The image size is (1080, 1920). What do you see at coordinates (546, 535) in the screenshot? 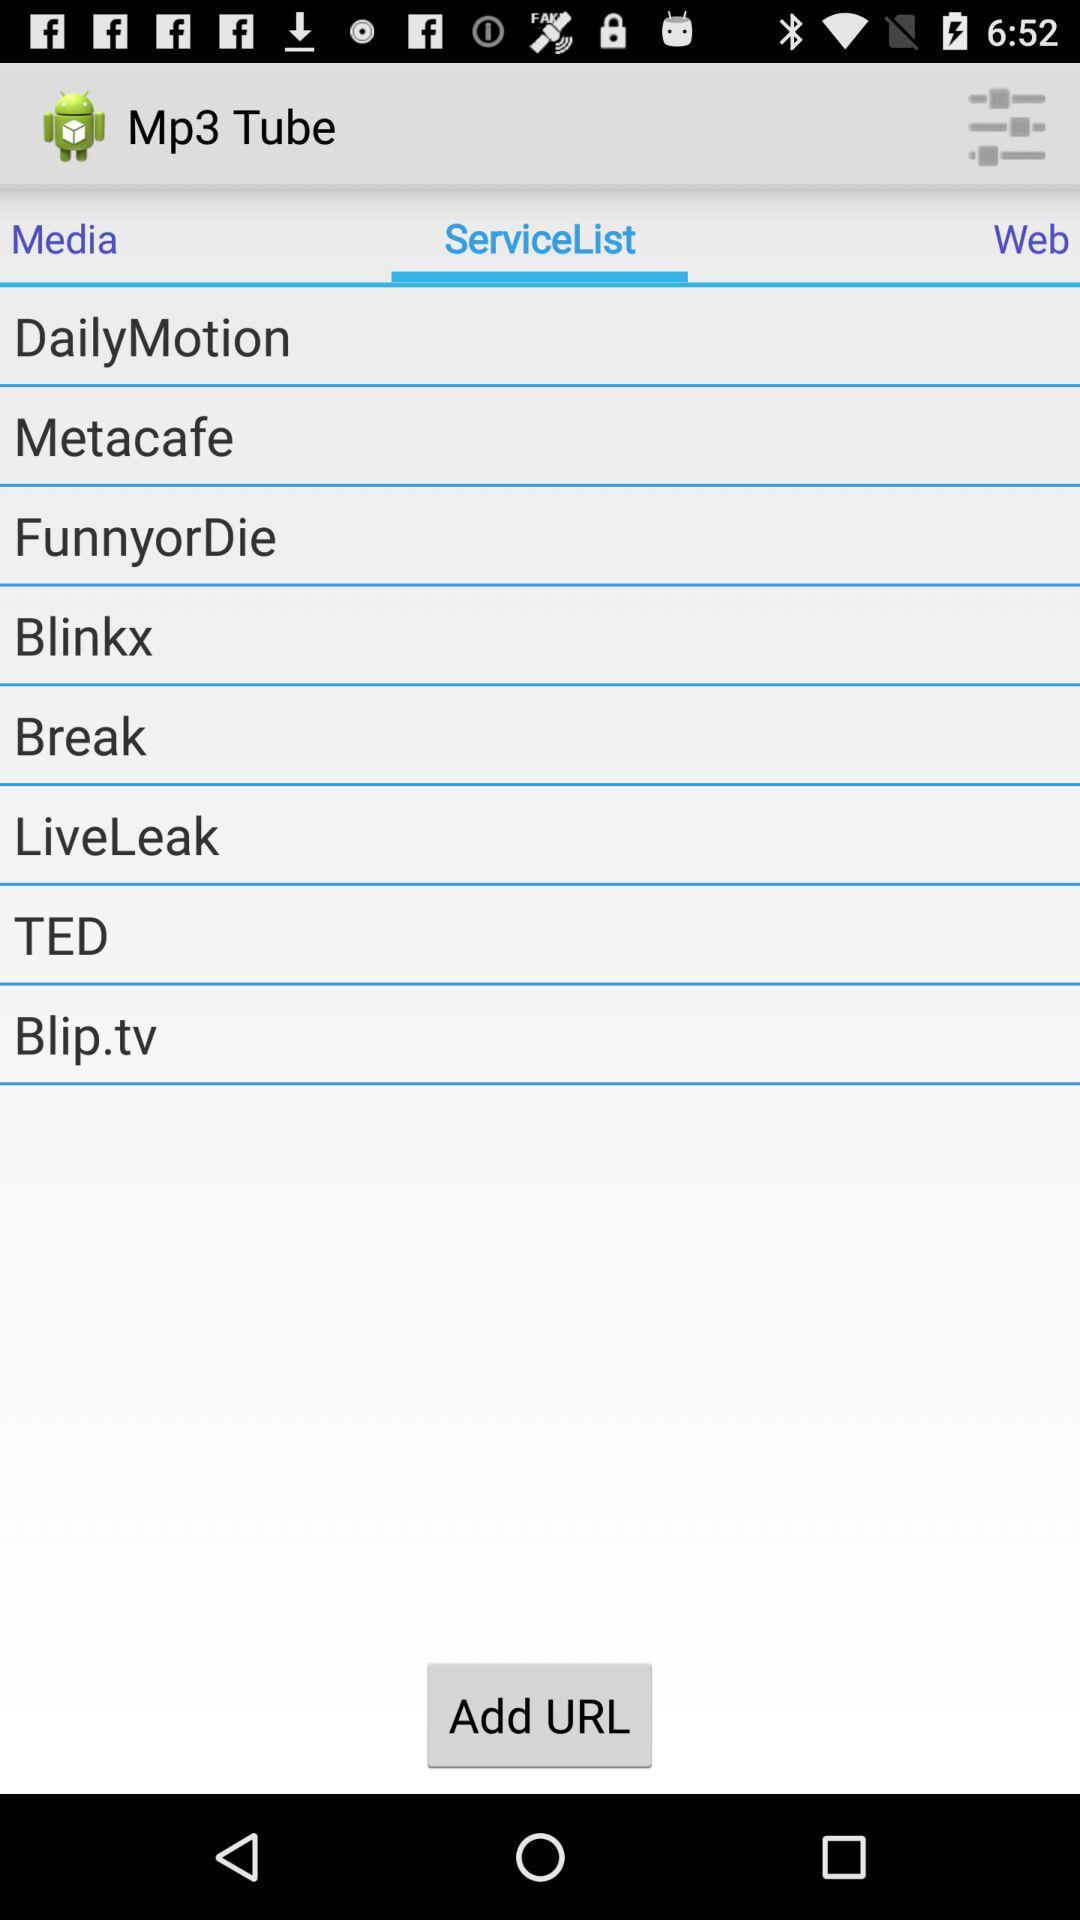
I see `the funnyordie` at bounding box center [546, 535].